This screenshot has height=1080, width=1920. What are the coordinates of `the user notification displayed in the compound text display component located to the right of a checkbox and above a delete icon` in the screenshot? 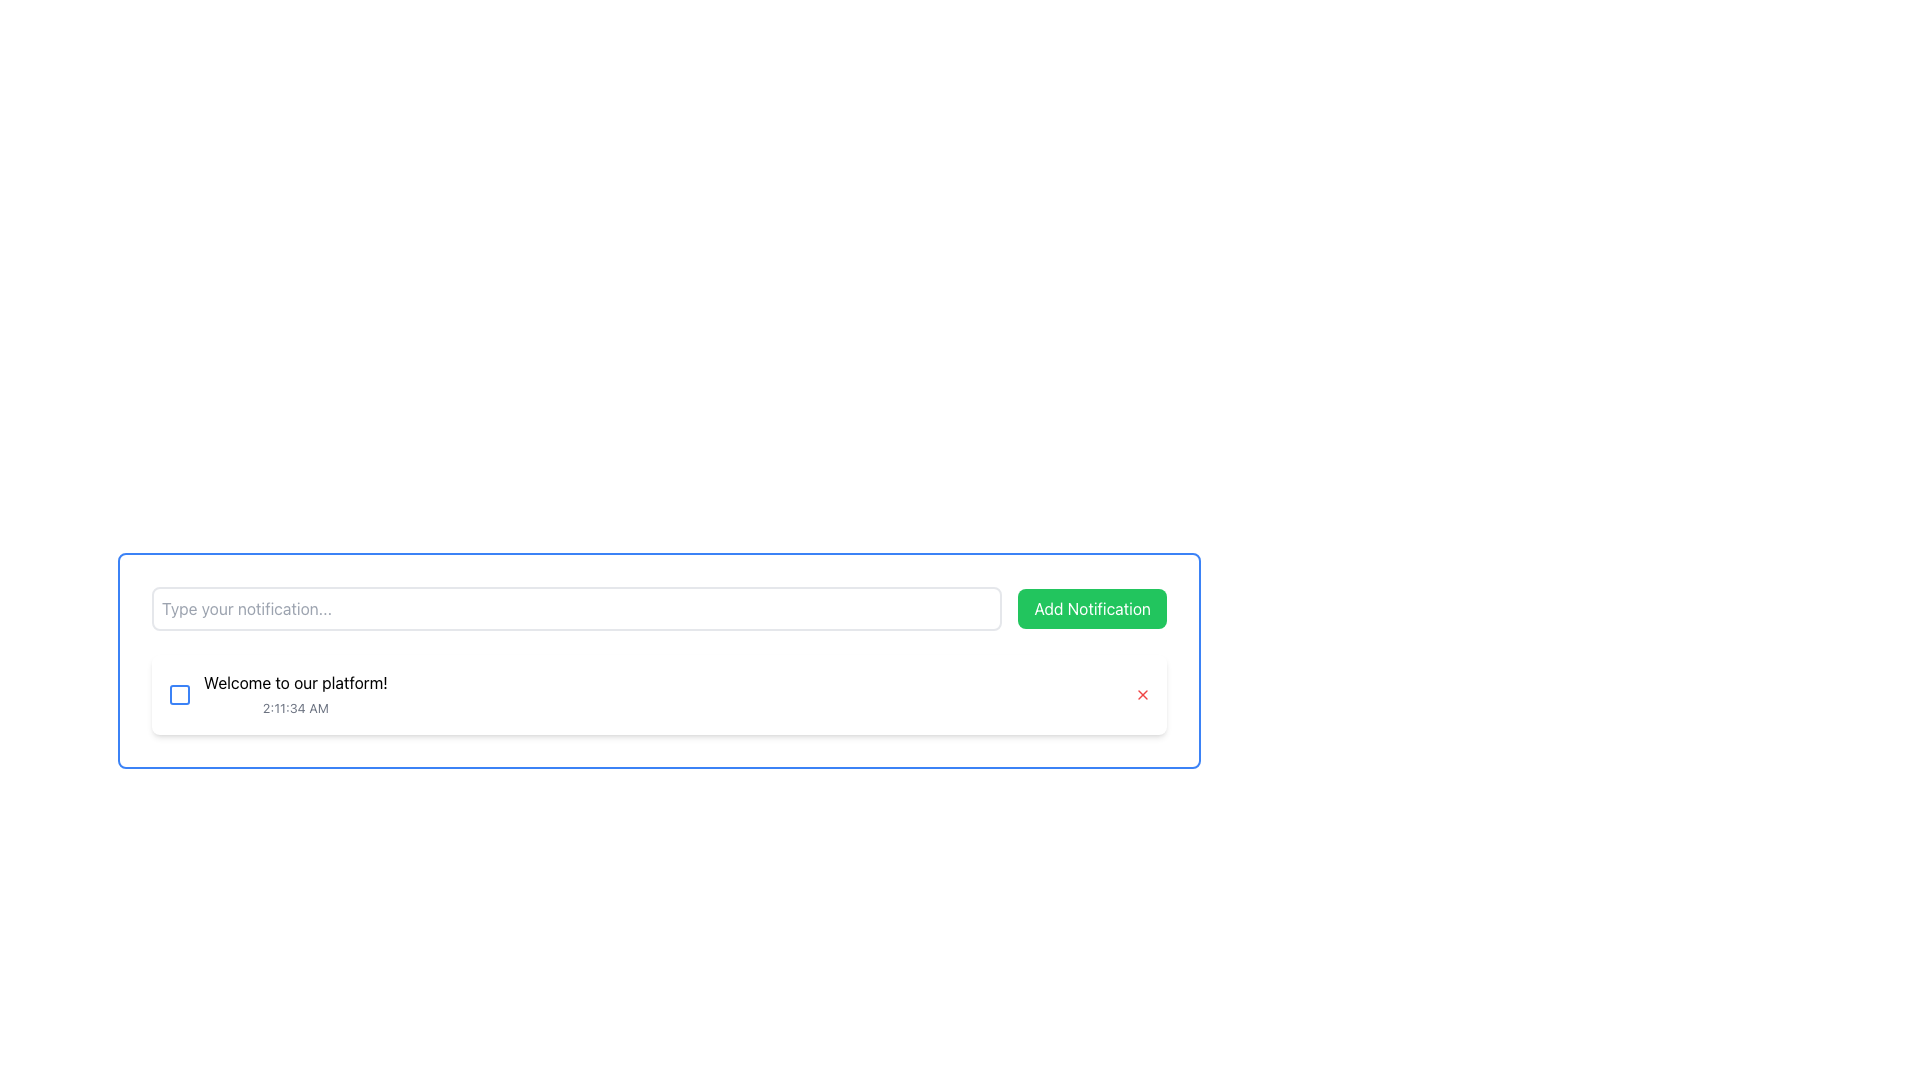 It's located at (294, 693).